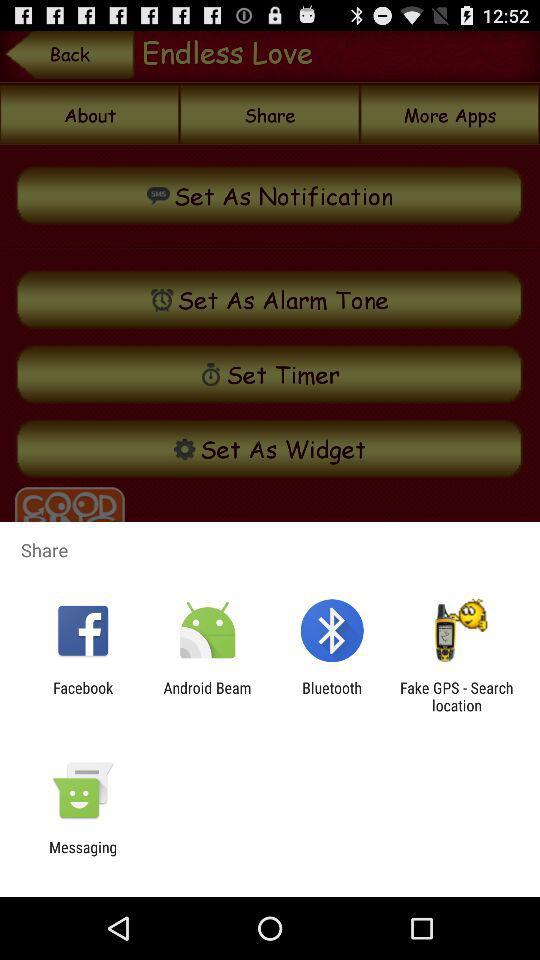  Describe the element at coordinates (456, 696) in the screenshot. I see `the item at the bottom right corner` at that location.